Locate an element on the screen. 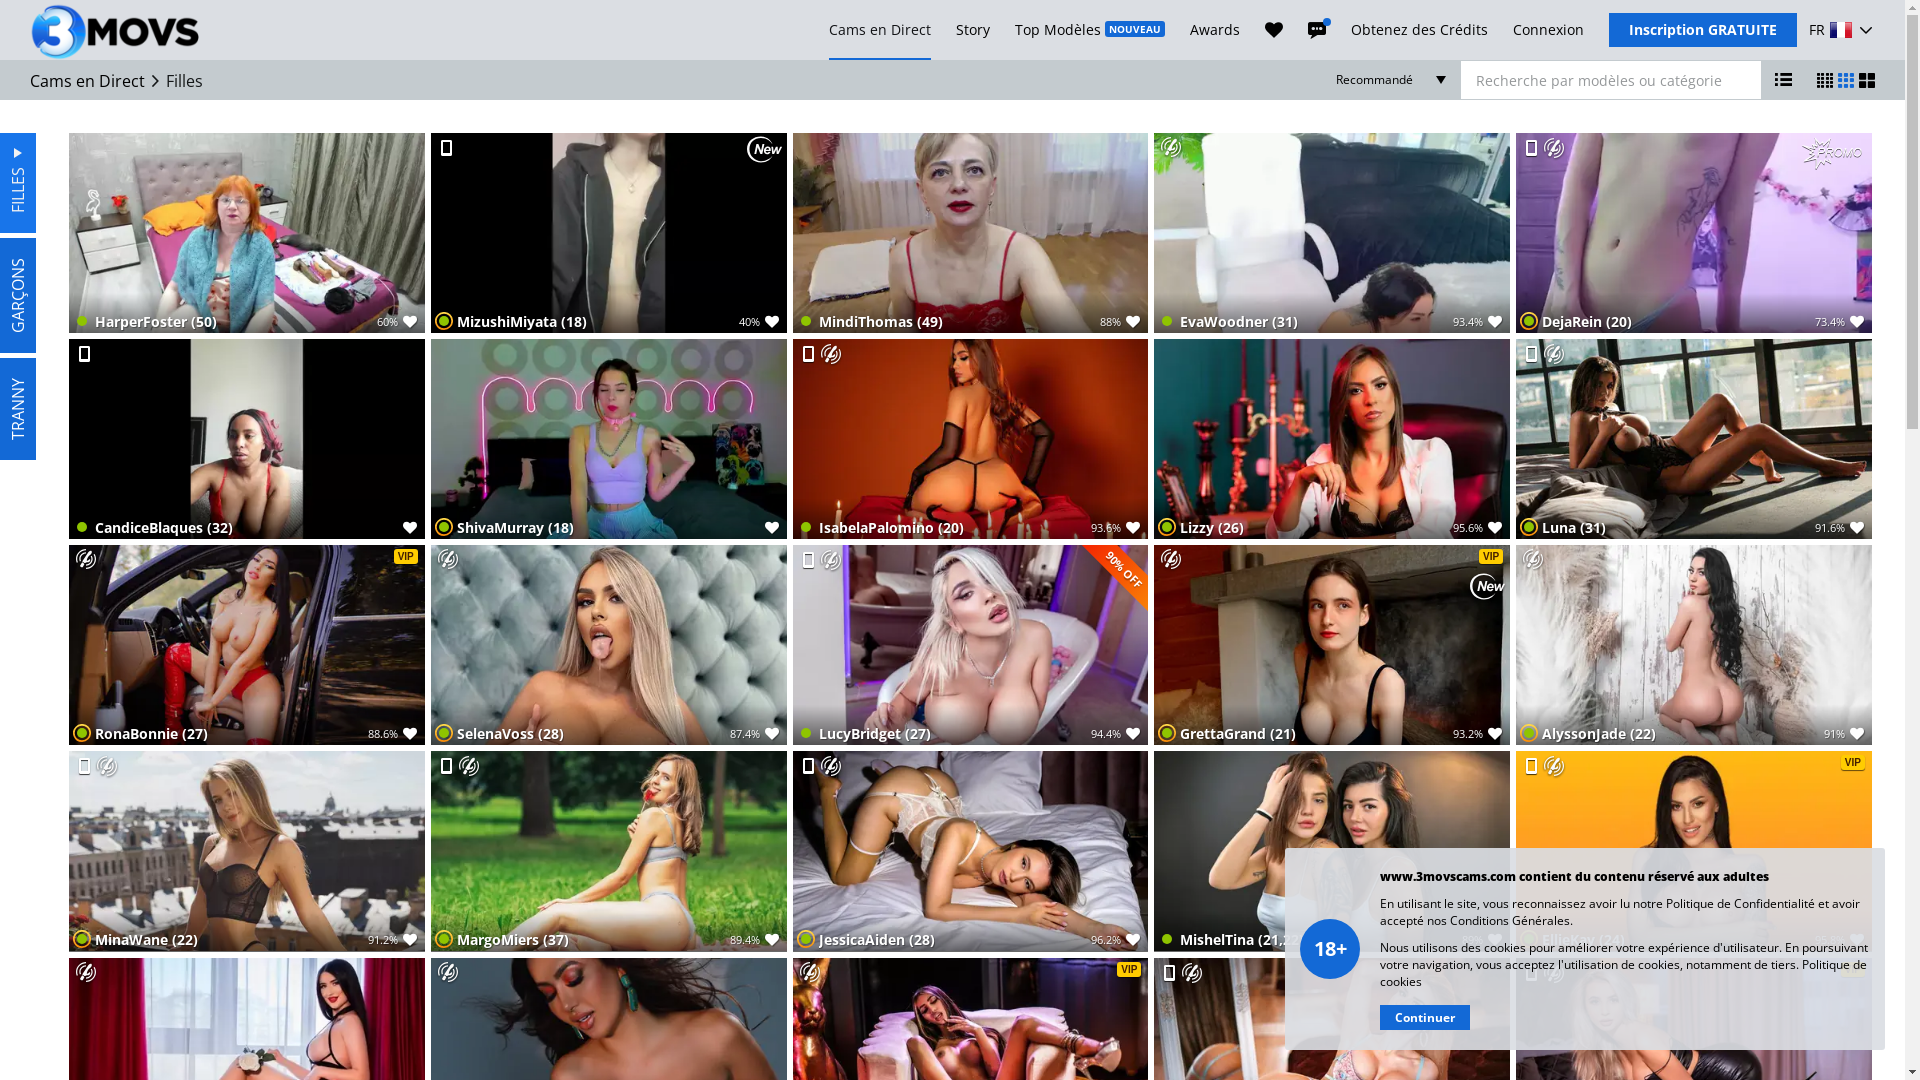 Image resolution: width=1920 pixels, height=1080 pixels. 'Cams en Direct' is located at coordinates (879, 30).